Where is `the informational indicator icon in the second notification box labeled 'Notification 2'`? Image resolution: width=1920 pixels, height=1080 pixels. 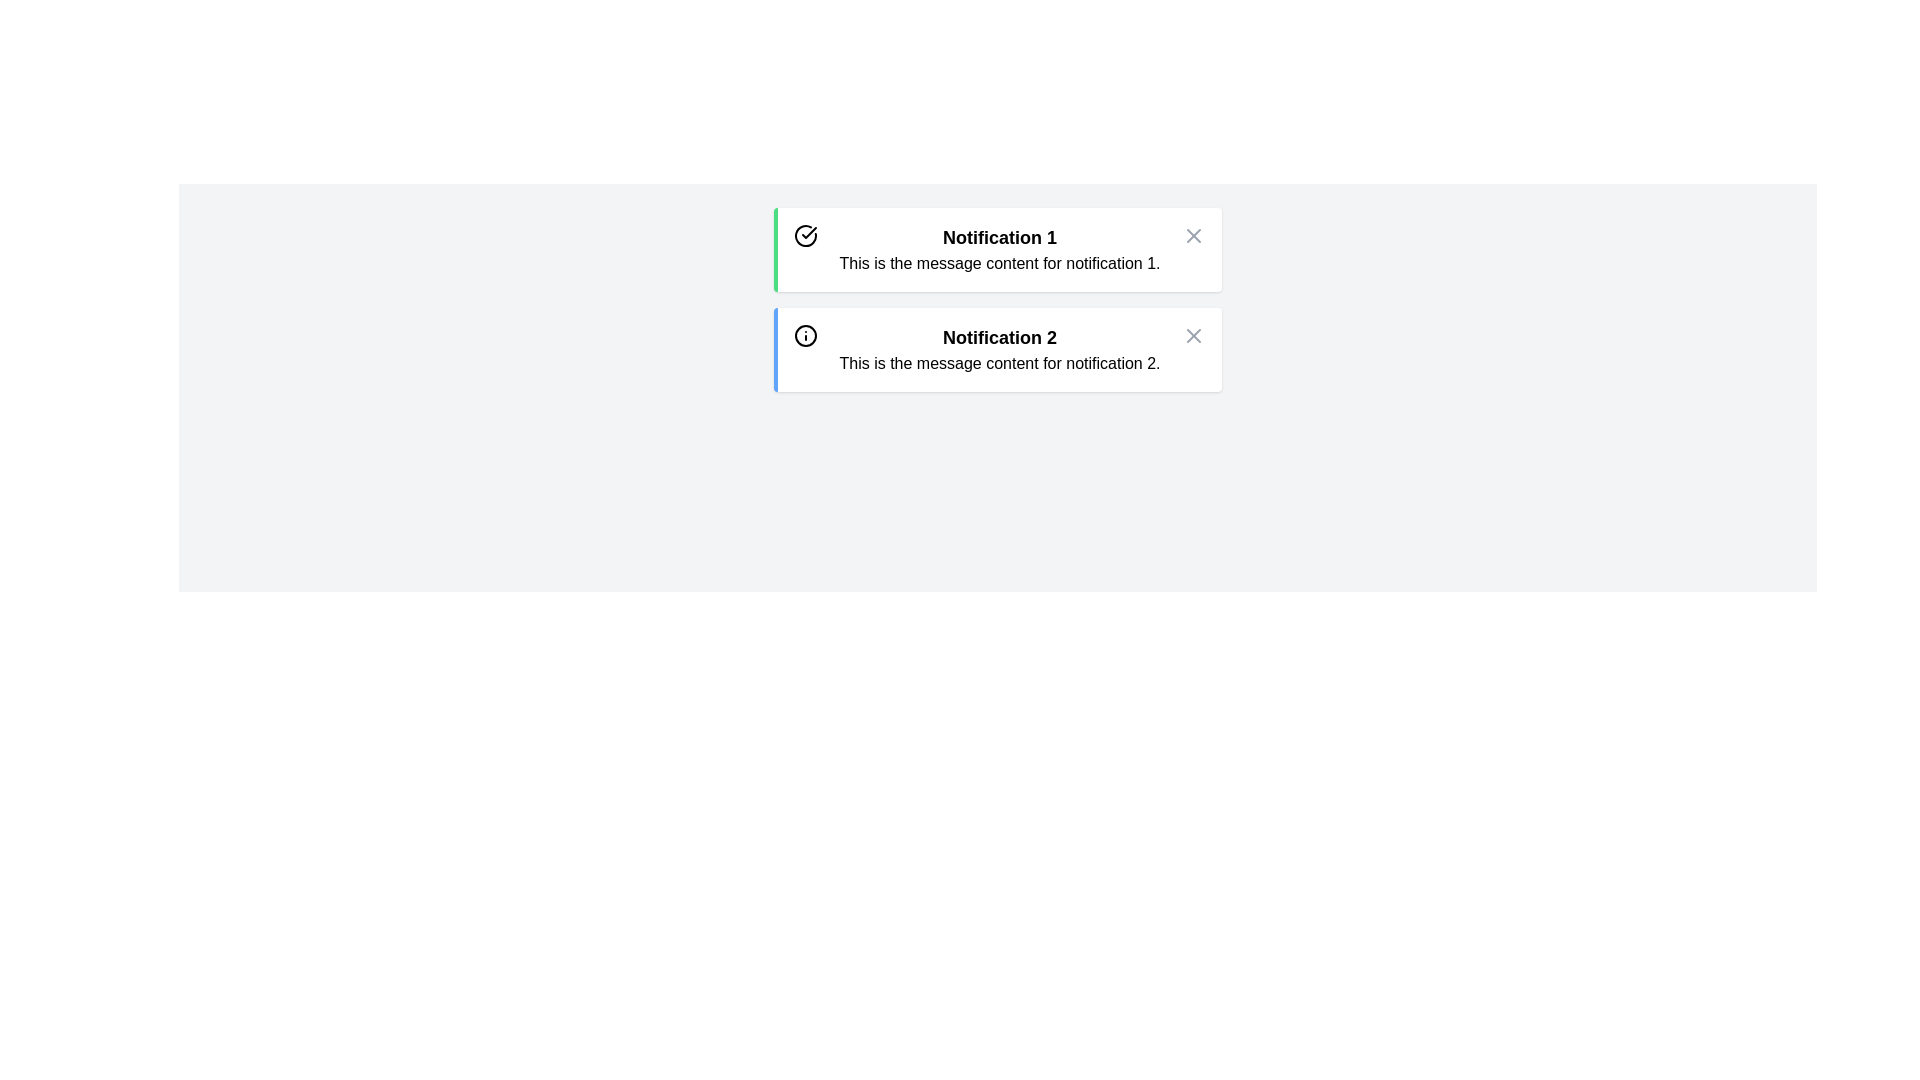
the informational indicator icon in the second notification box labeled 'Notification 2' is located at coordinates (806, 334).